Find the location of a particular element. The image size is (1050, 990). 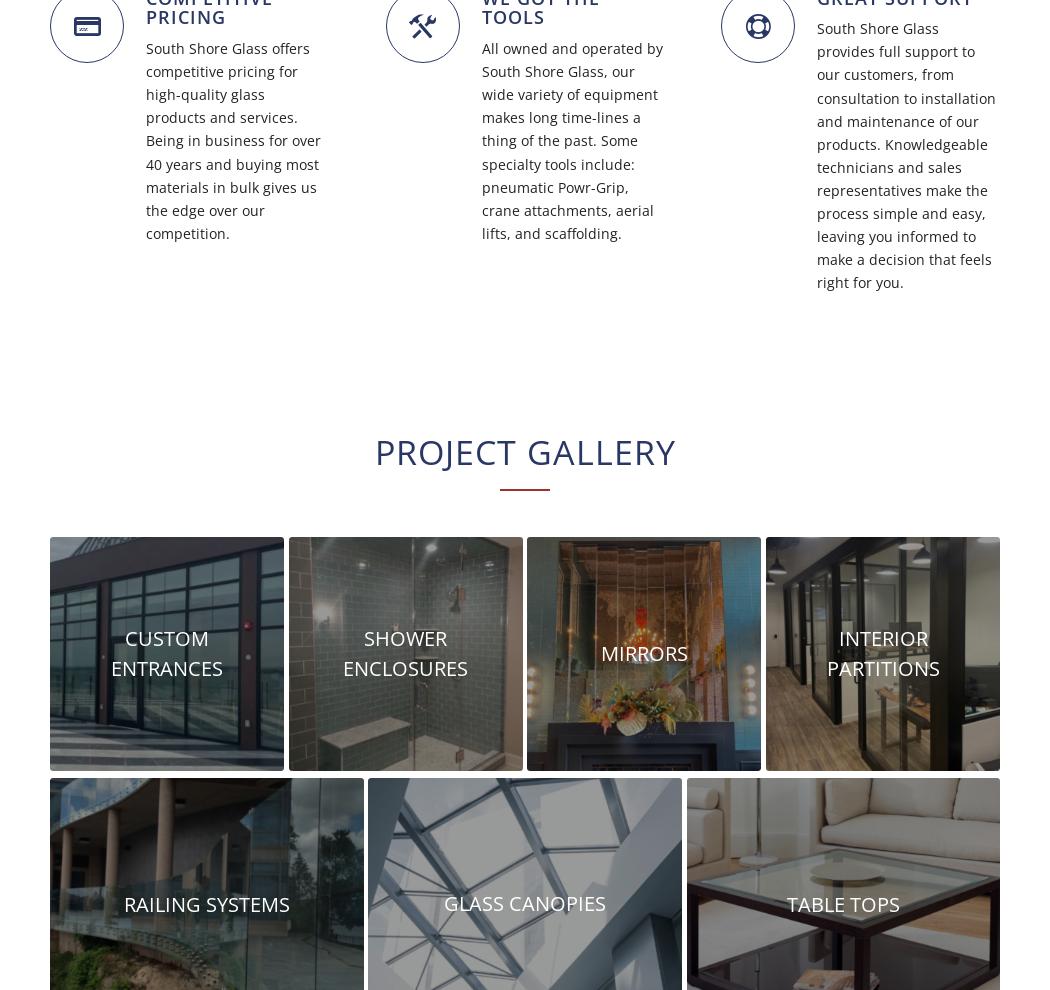

'RAILING SYSTEMS' is located at coordinates (121, 902).